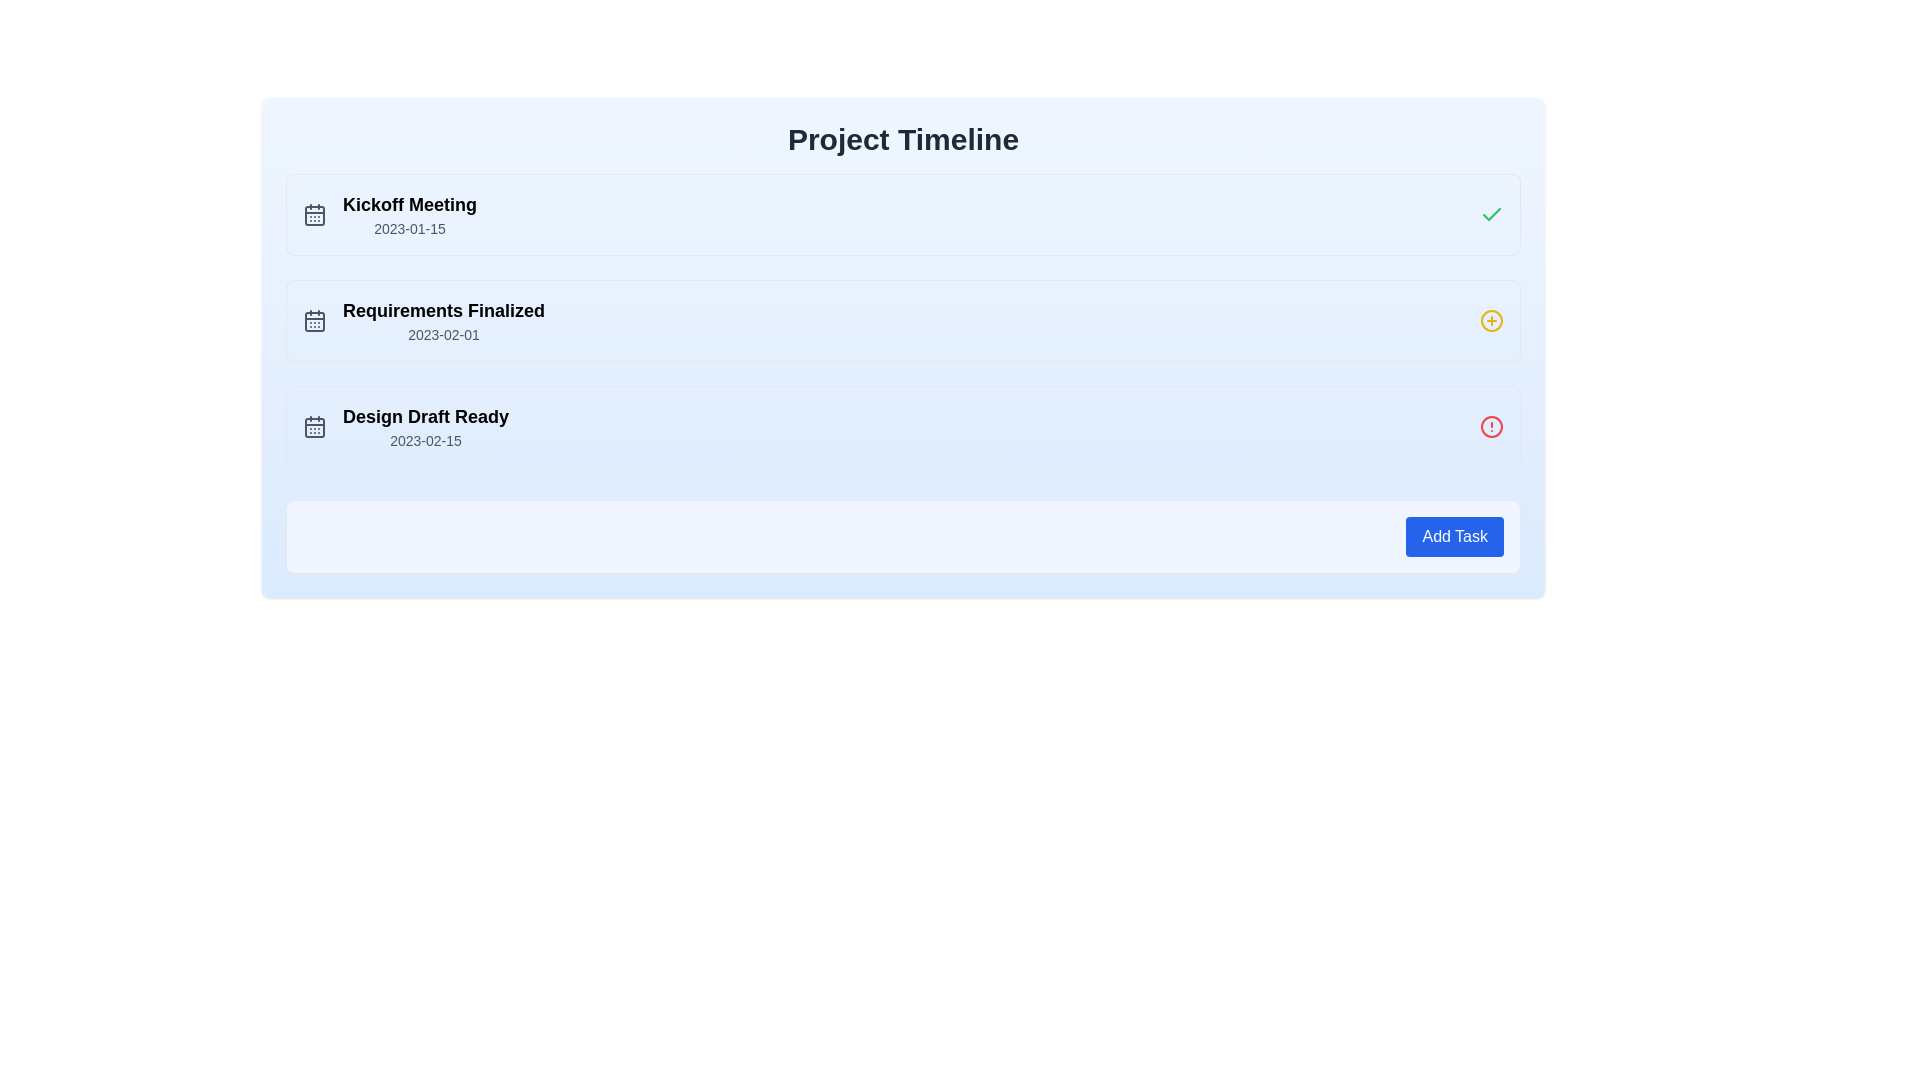 The width and height of the screenshot is (1920, 1080). I want to click on the 'Kickoff Meeting' text label which is the first entry in the vertical list under 'Project Timeline', featuring a calendar icon to its left, so click(408, 215).